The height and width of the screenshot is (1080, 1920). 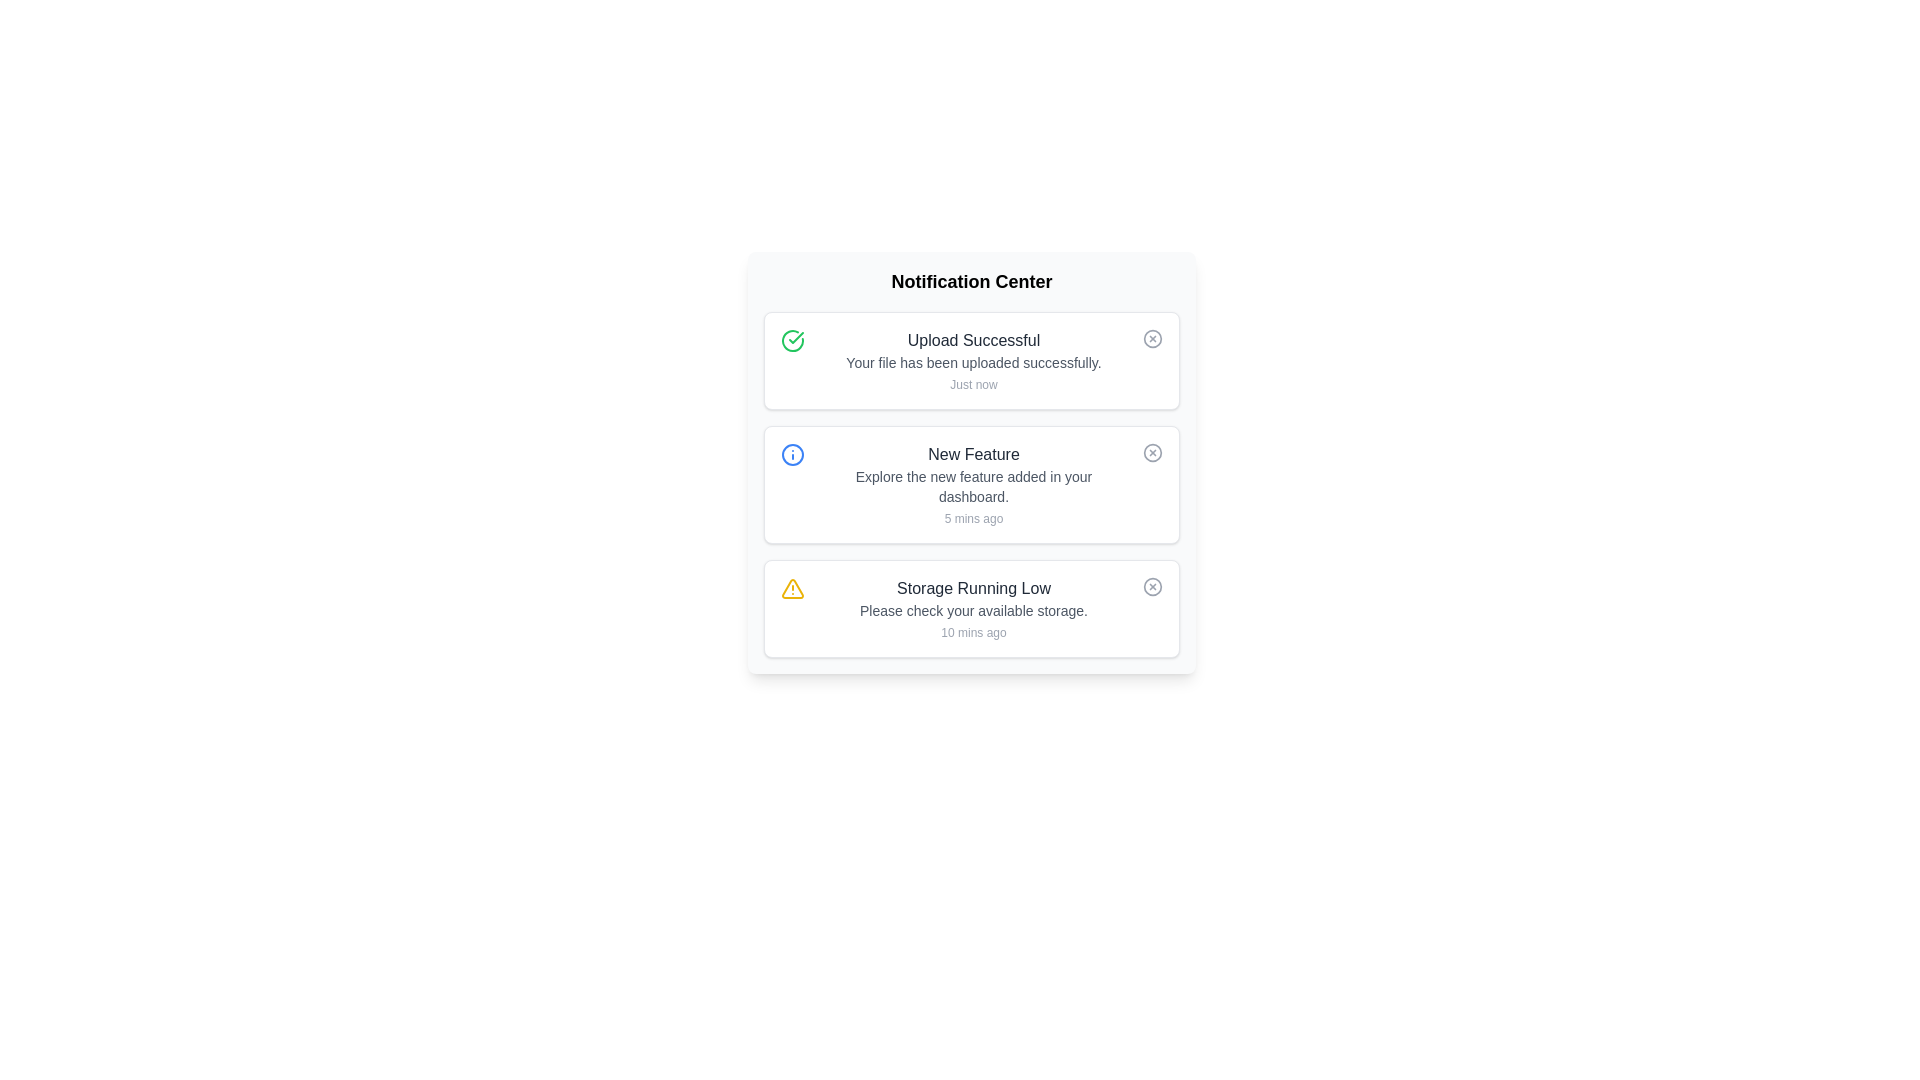 I want to click on the Notification Card displaying 'Upload Successful', which contains the message 'Your file has been uploaded successfully.' and is the first in the vertical list of notifications, so click(x=974, y=361).